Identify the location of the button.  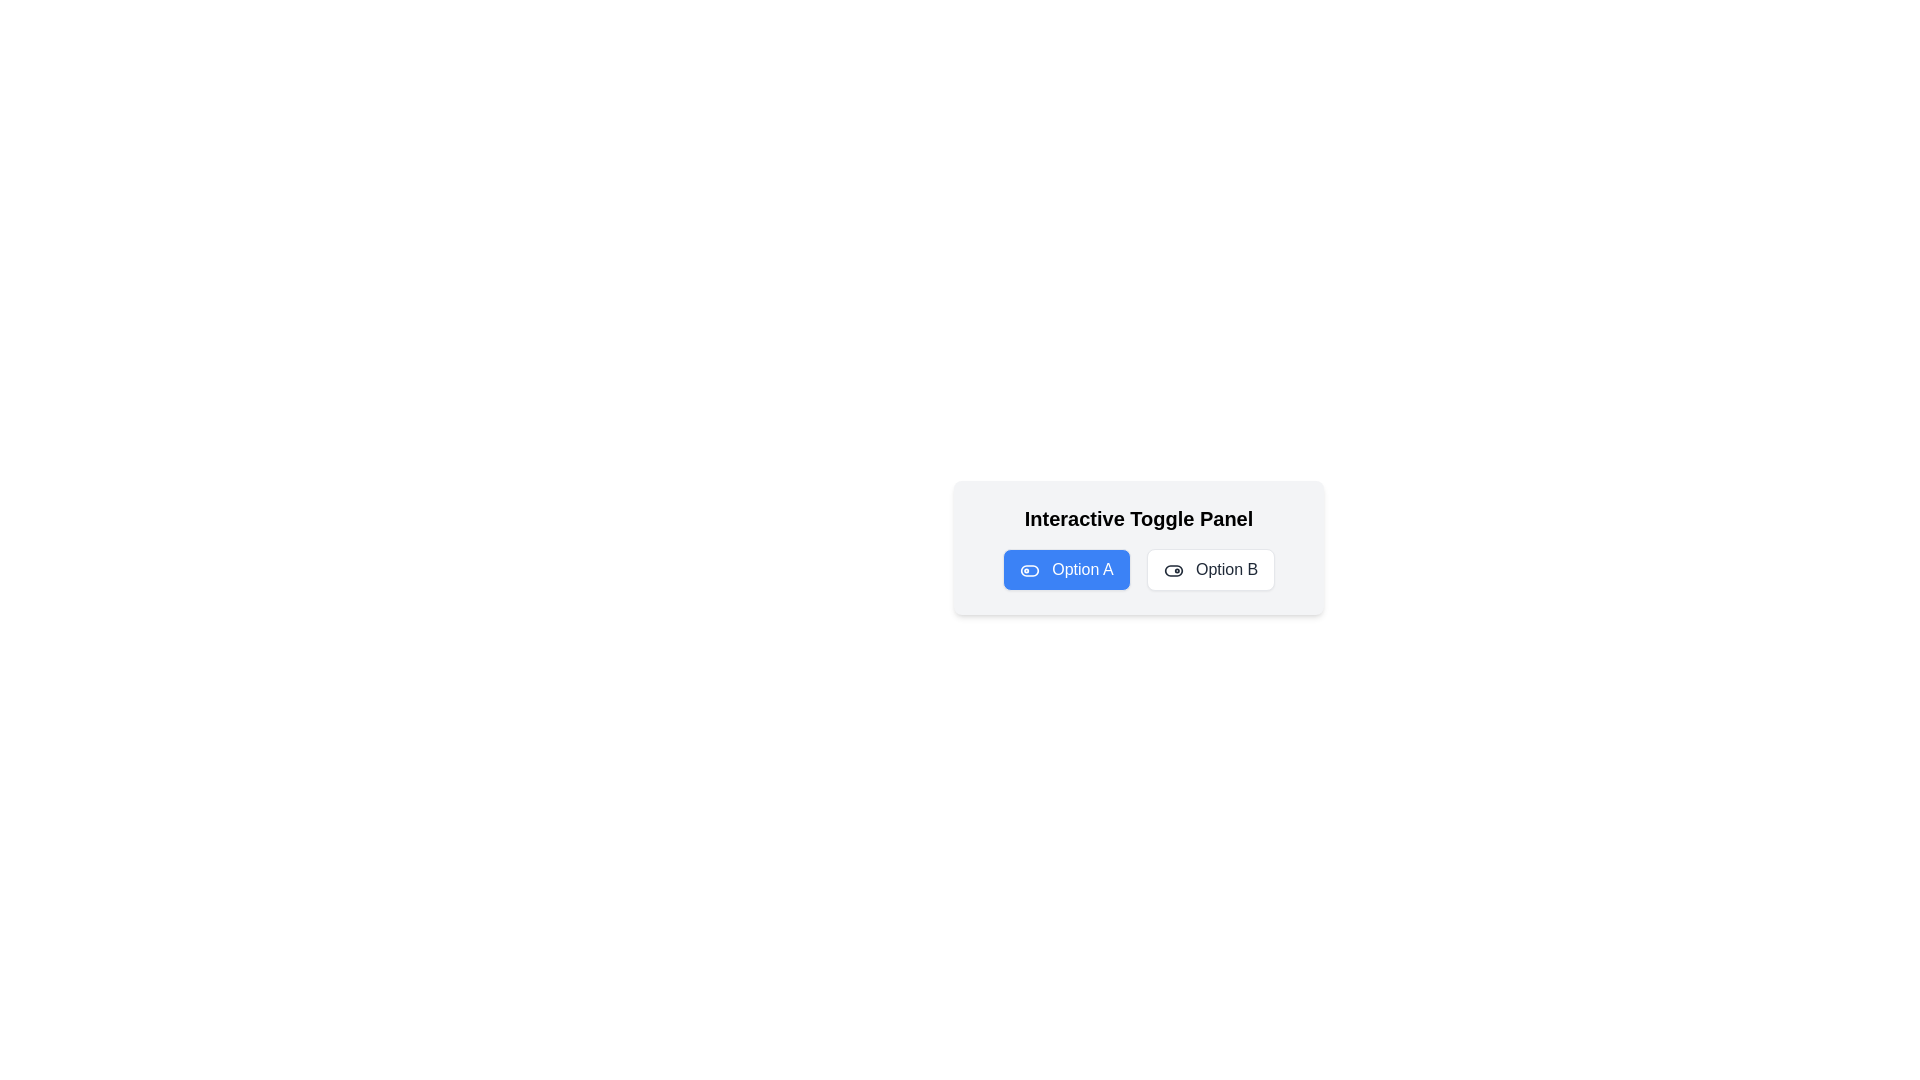
(1209, 570).